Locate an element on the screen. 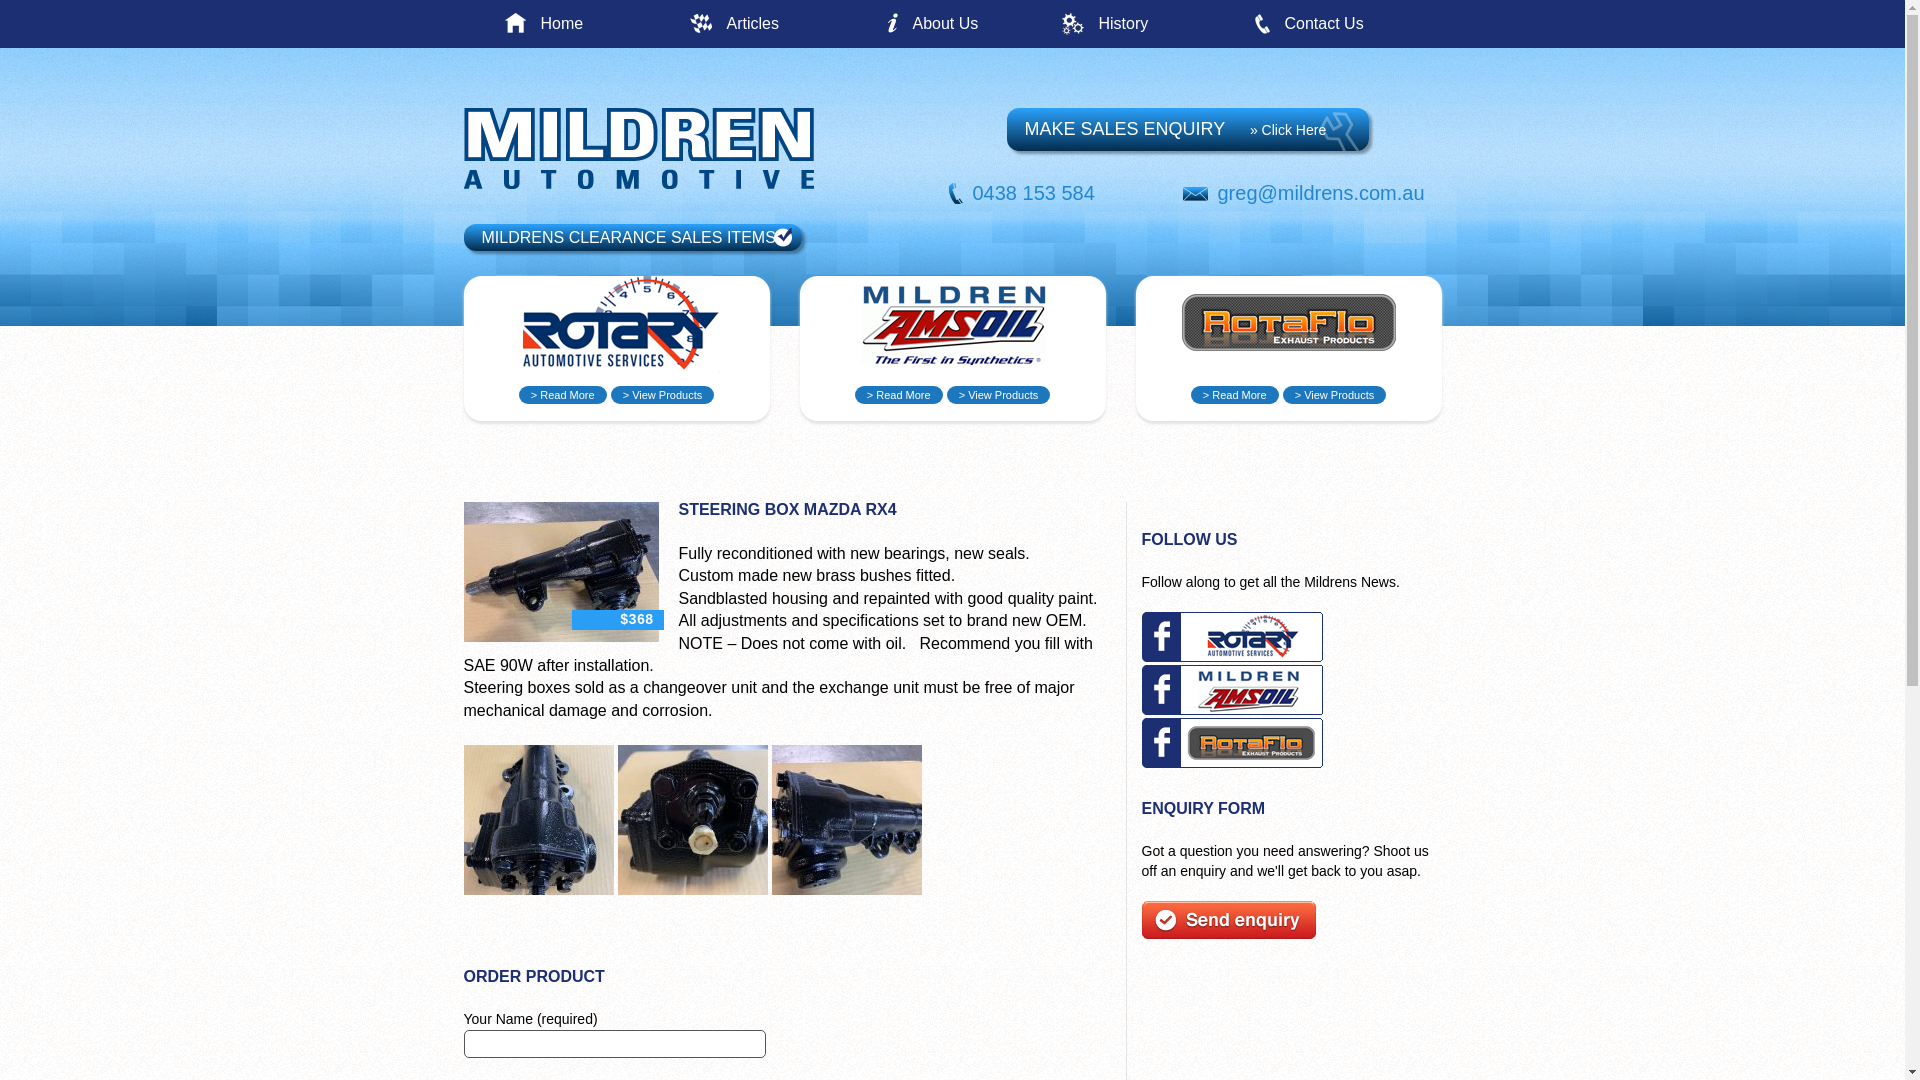 Image resolution: width=1920 pixels, height=1080 pixels. 'Home' is located at coordinates (613, 23).